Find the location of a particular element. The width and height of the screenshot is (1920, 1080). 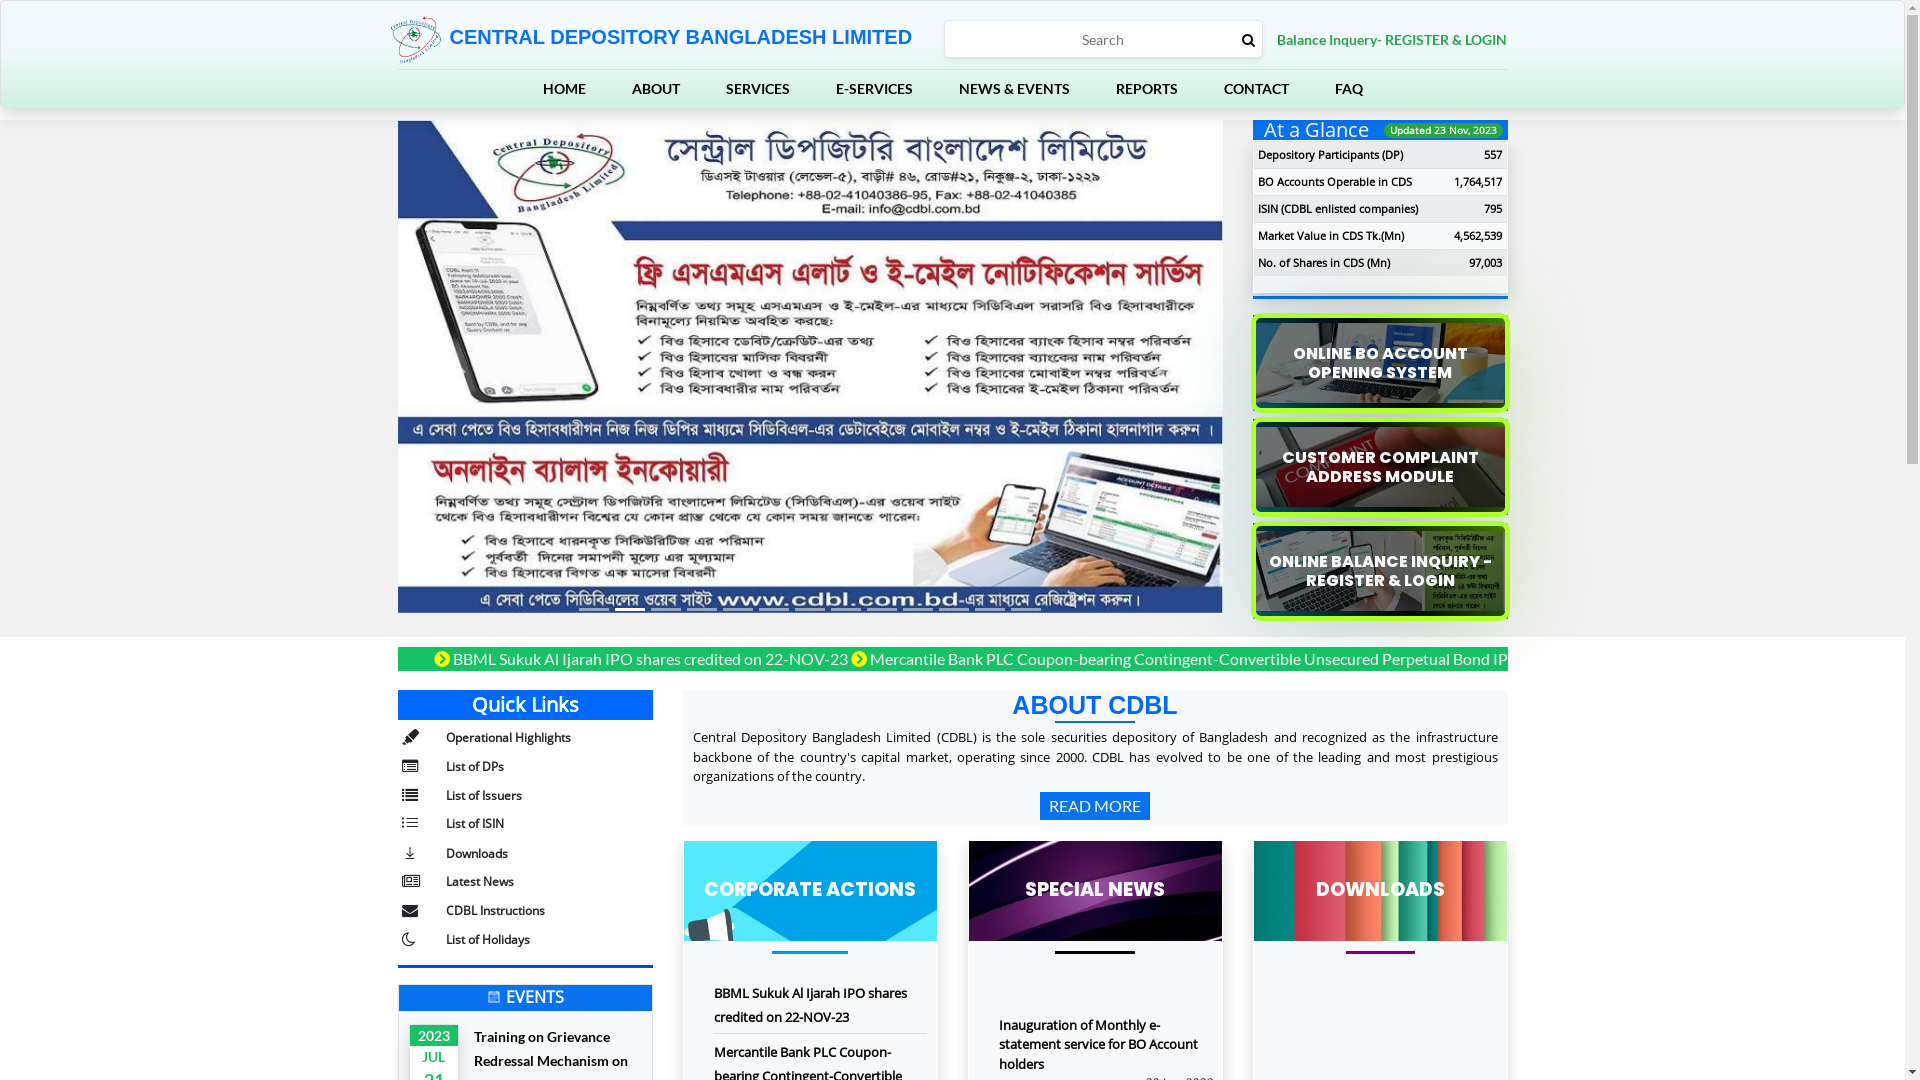

'Latest News' is located at coordinates (480, 880).